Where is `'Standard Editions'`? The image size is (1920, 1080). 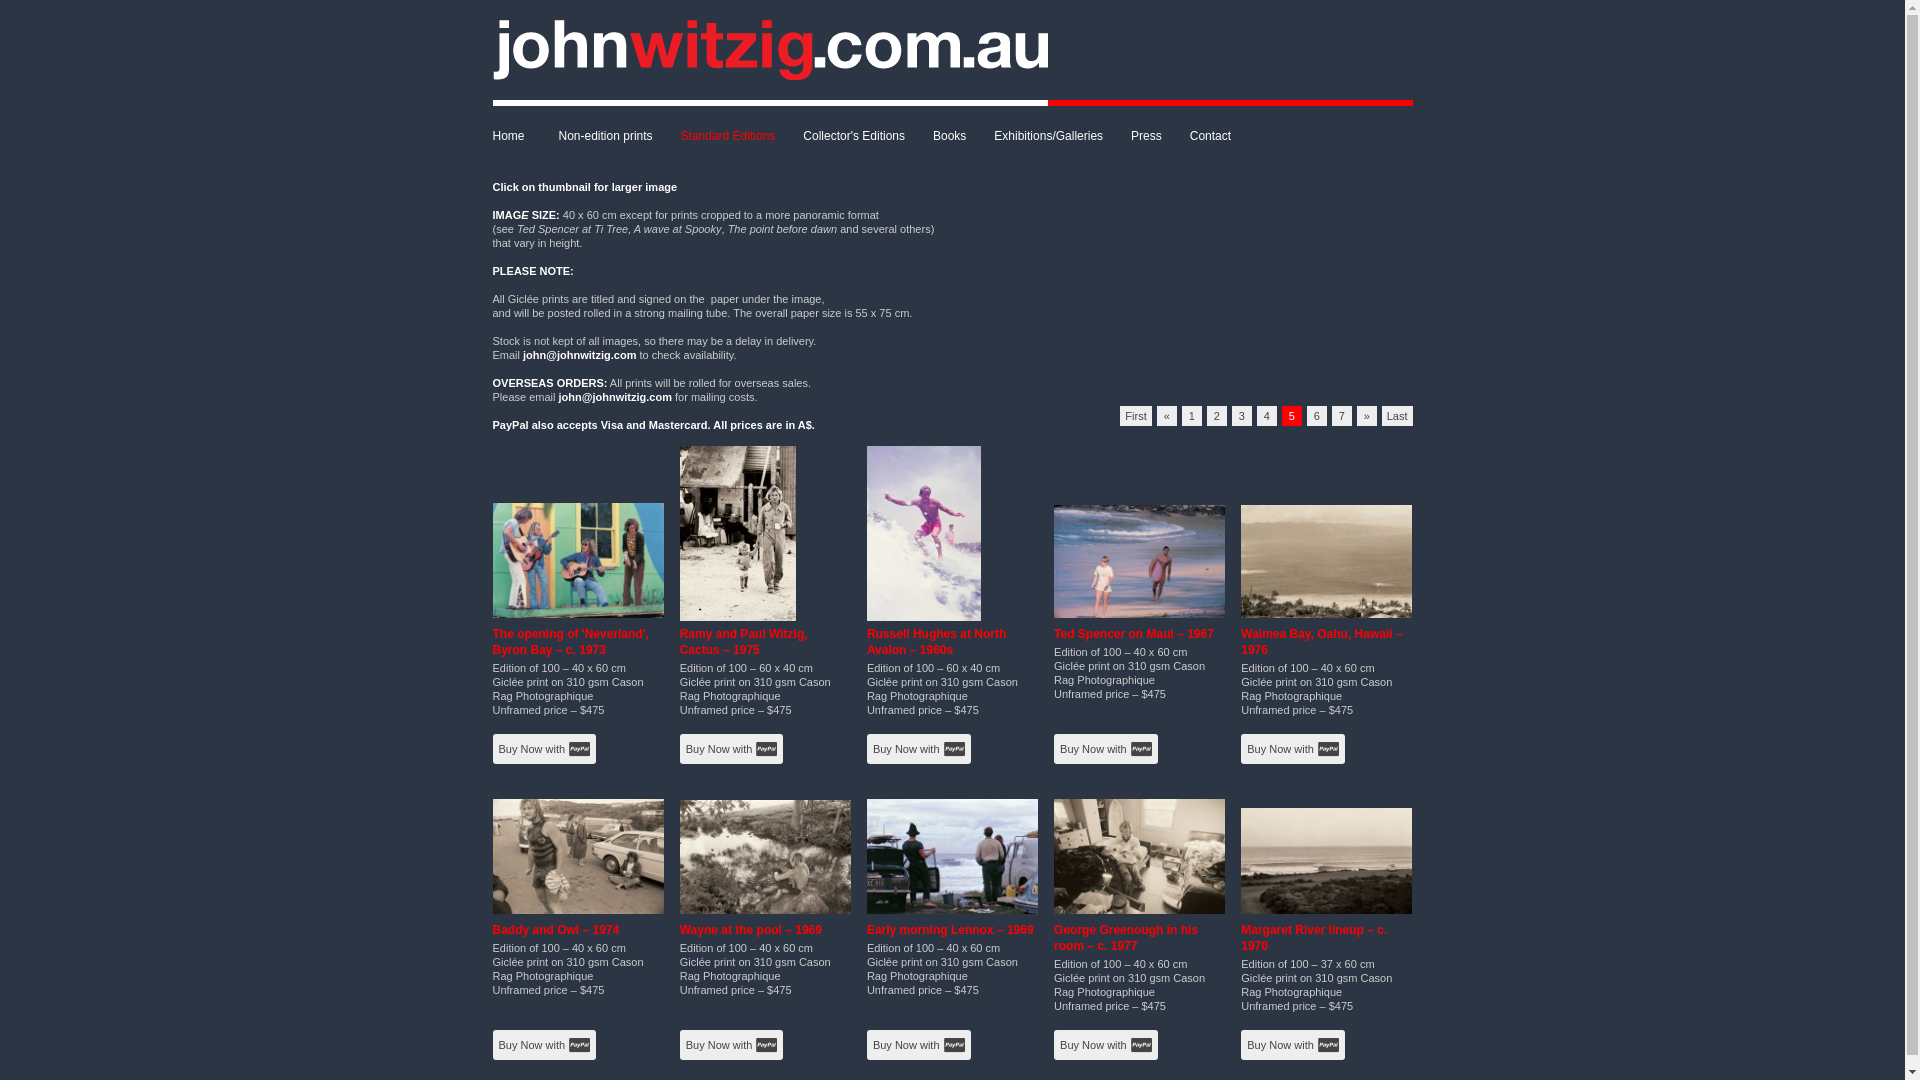
'Standard Editions' is located at coordinates (727, 135).